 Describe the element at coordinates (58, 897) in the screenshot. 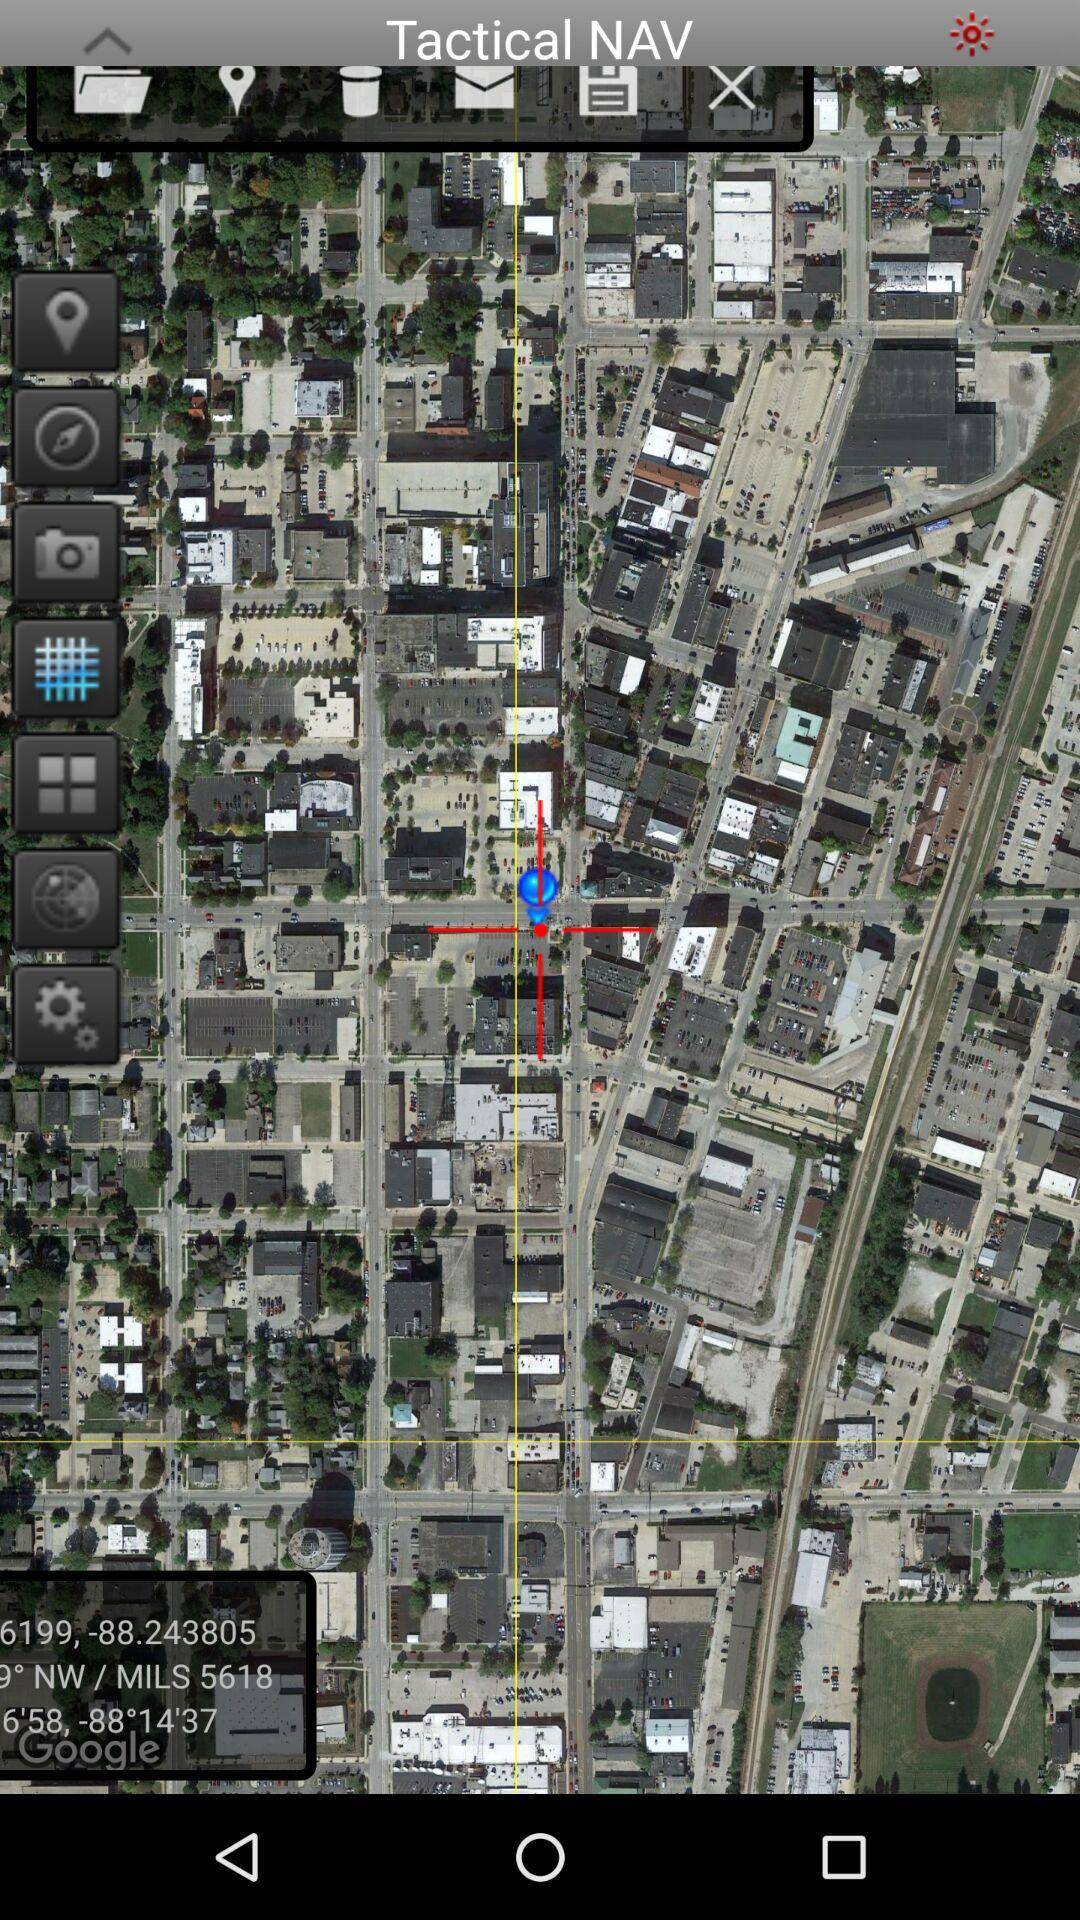

I see `zoom in on location` at that location.